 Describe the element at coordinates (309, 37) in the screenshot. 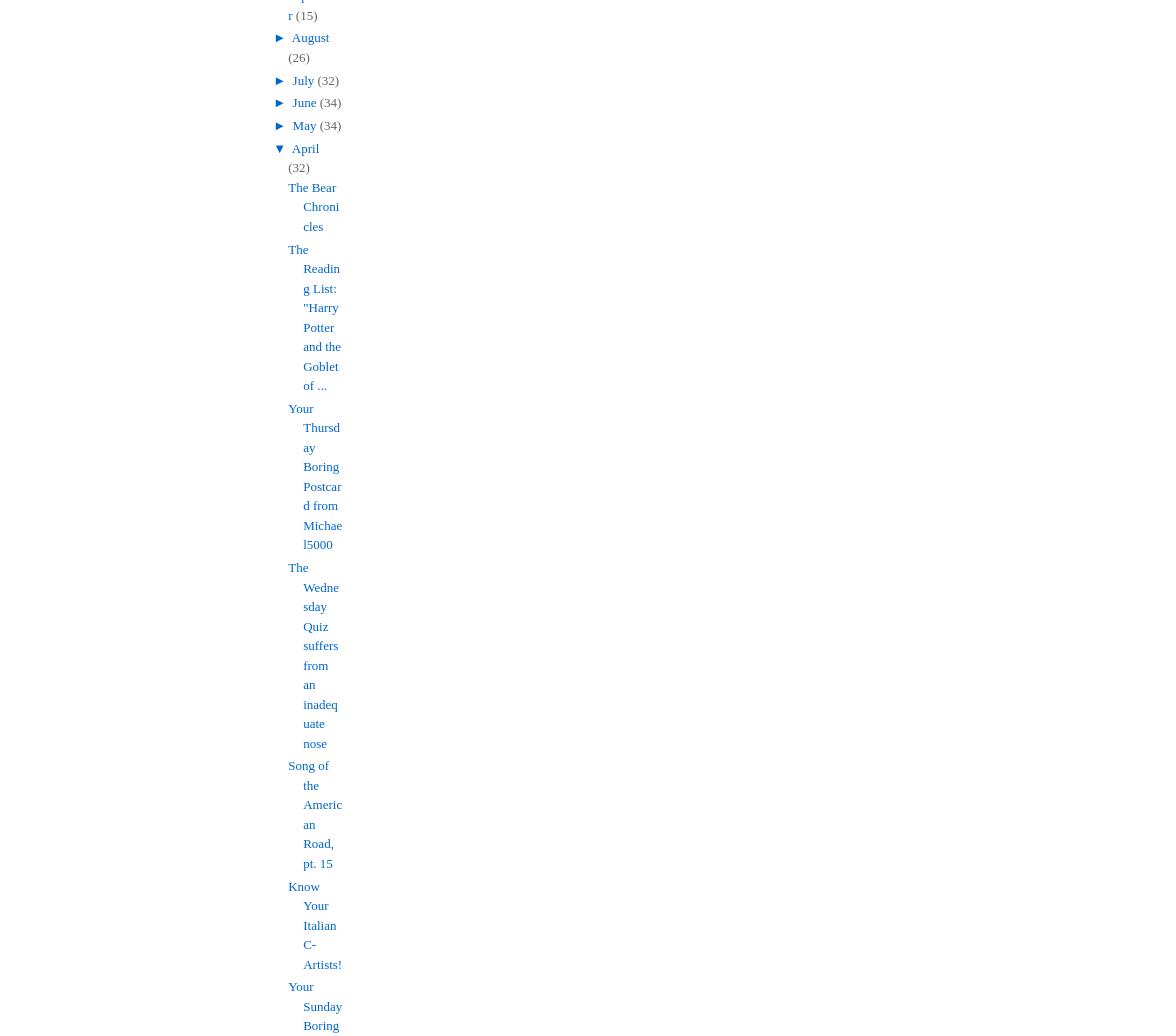

I see `'August'` at that location.